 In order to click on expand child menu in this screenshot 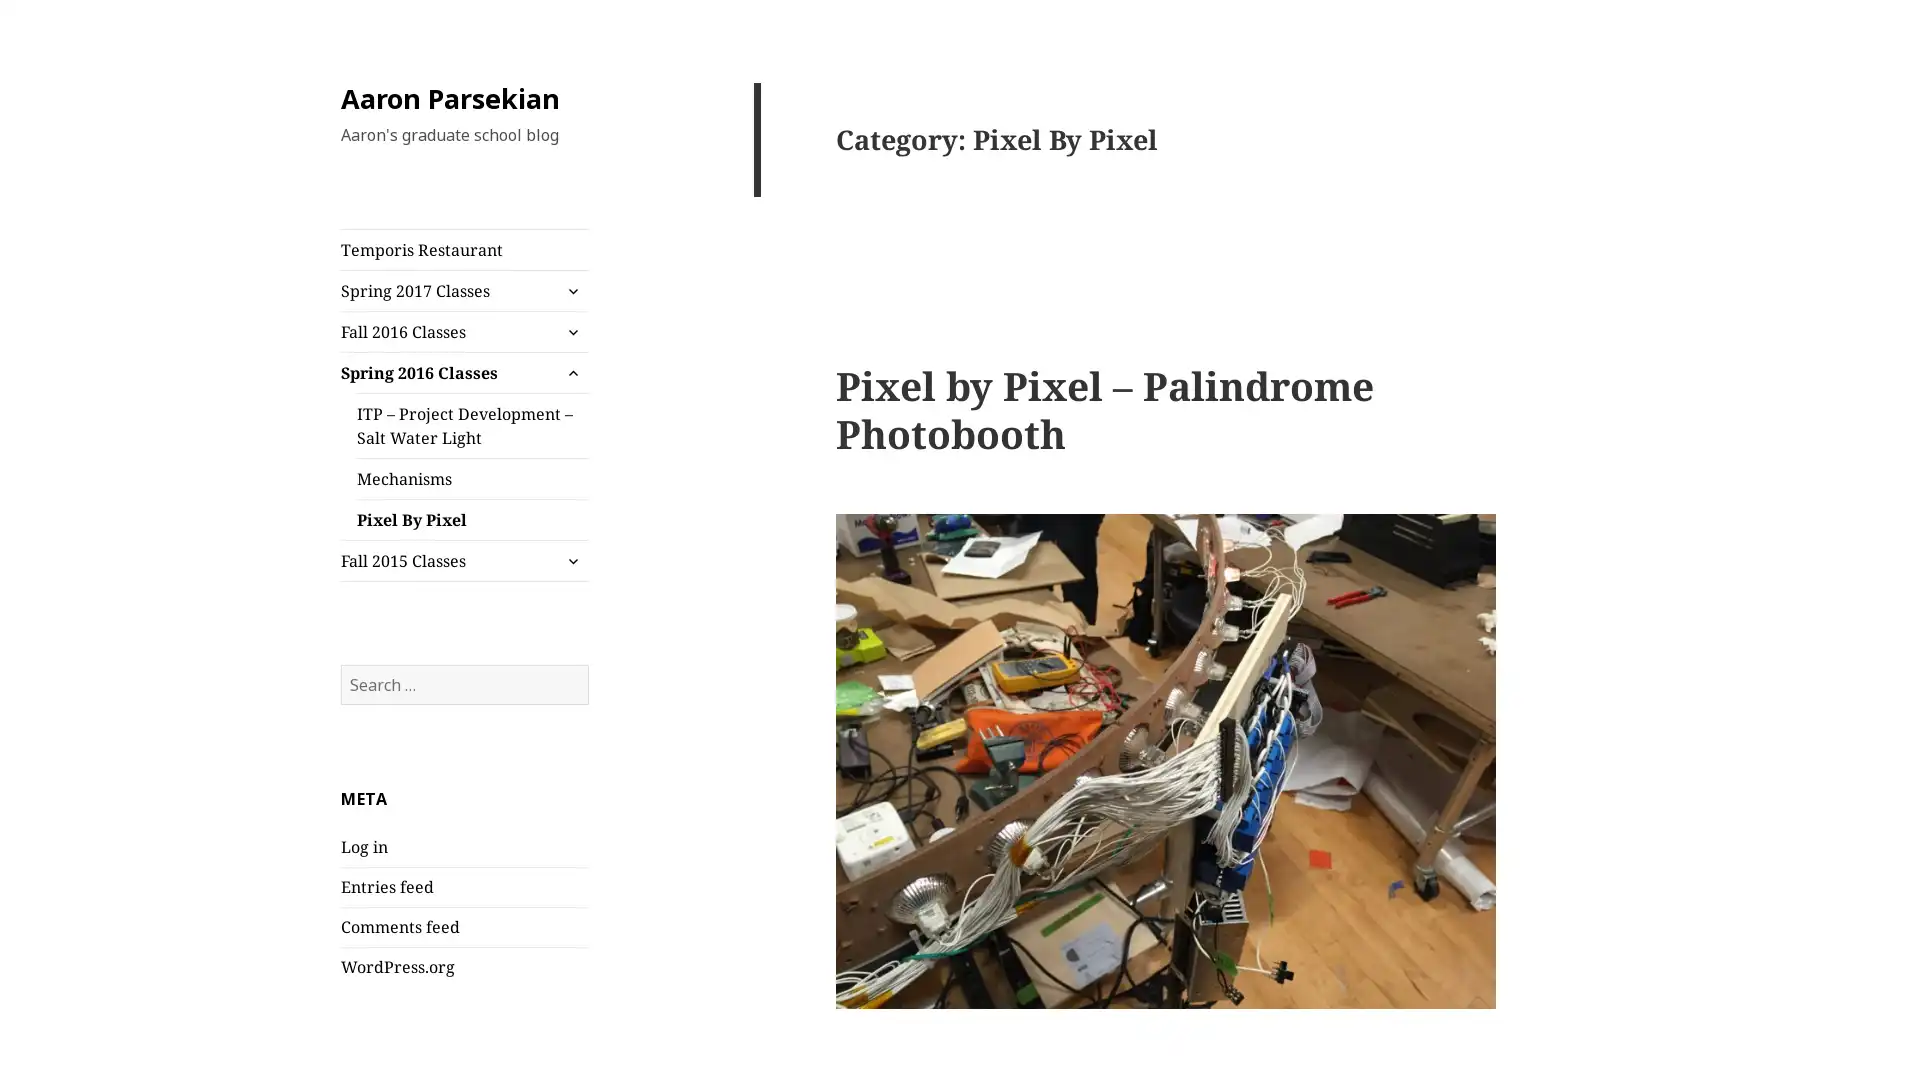, I will do `click(570, 290)`.